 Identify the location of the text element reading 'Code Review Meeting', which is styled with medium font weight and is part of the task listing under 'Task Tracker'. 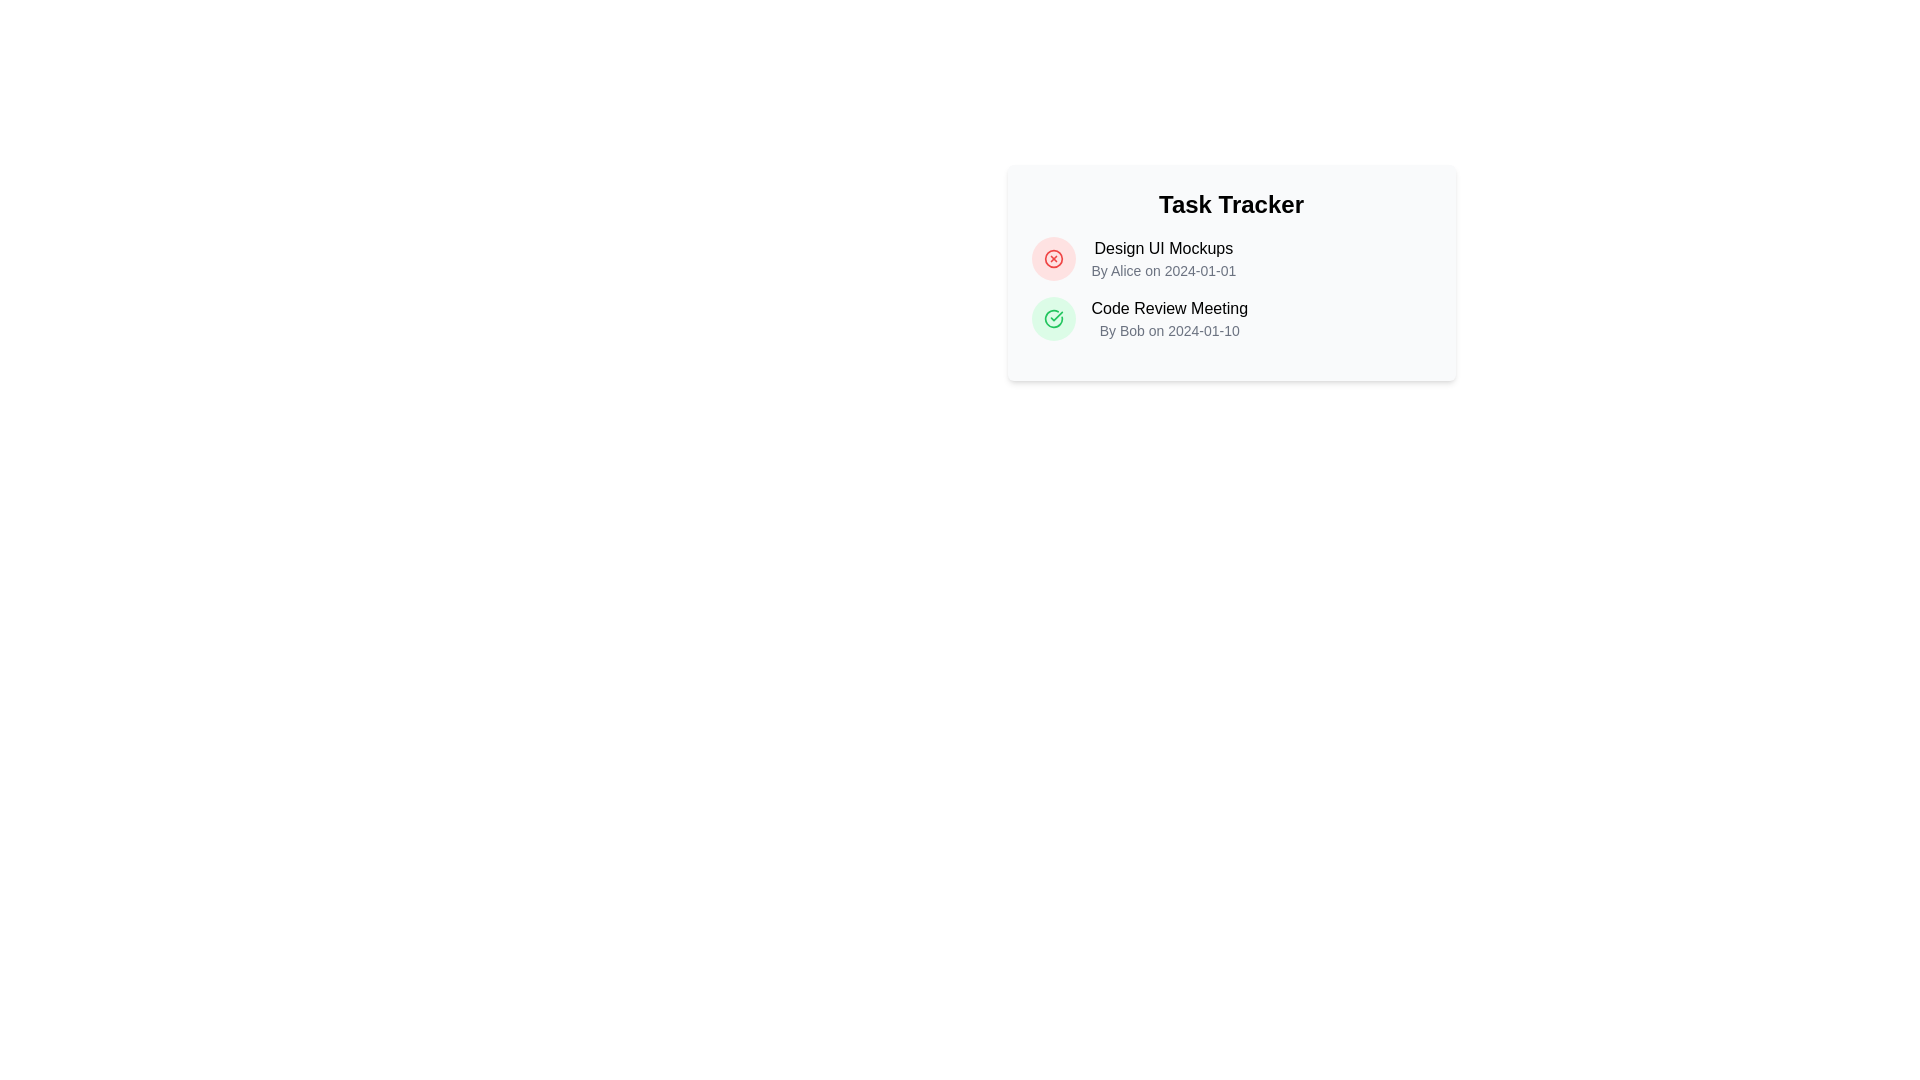
(1169, 308).